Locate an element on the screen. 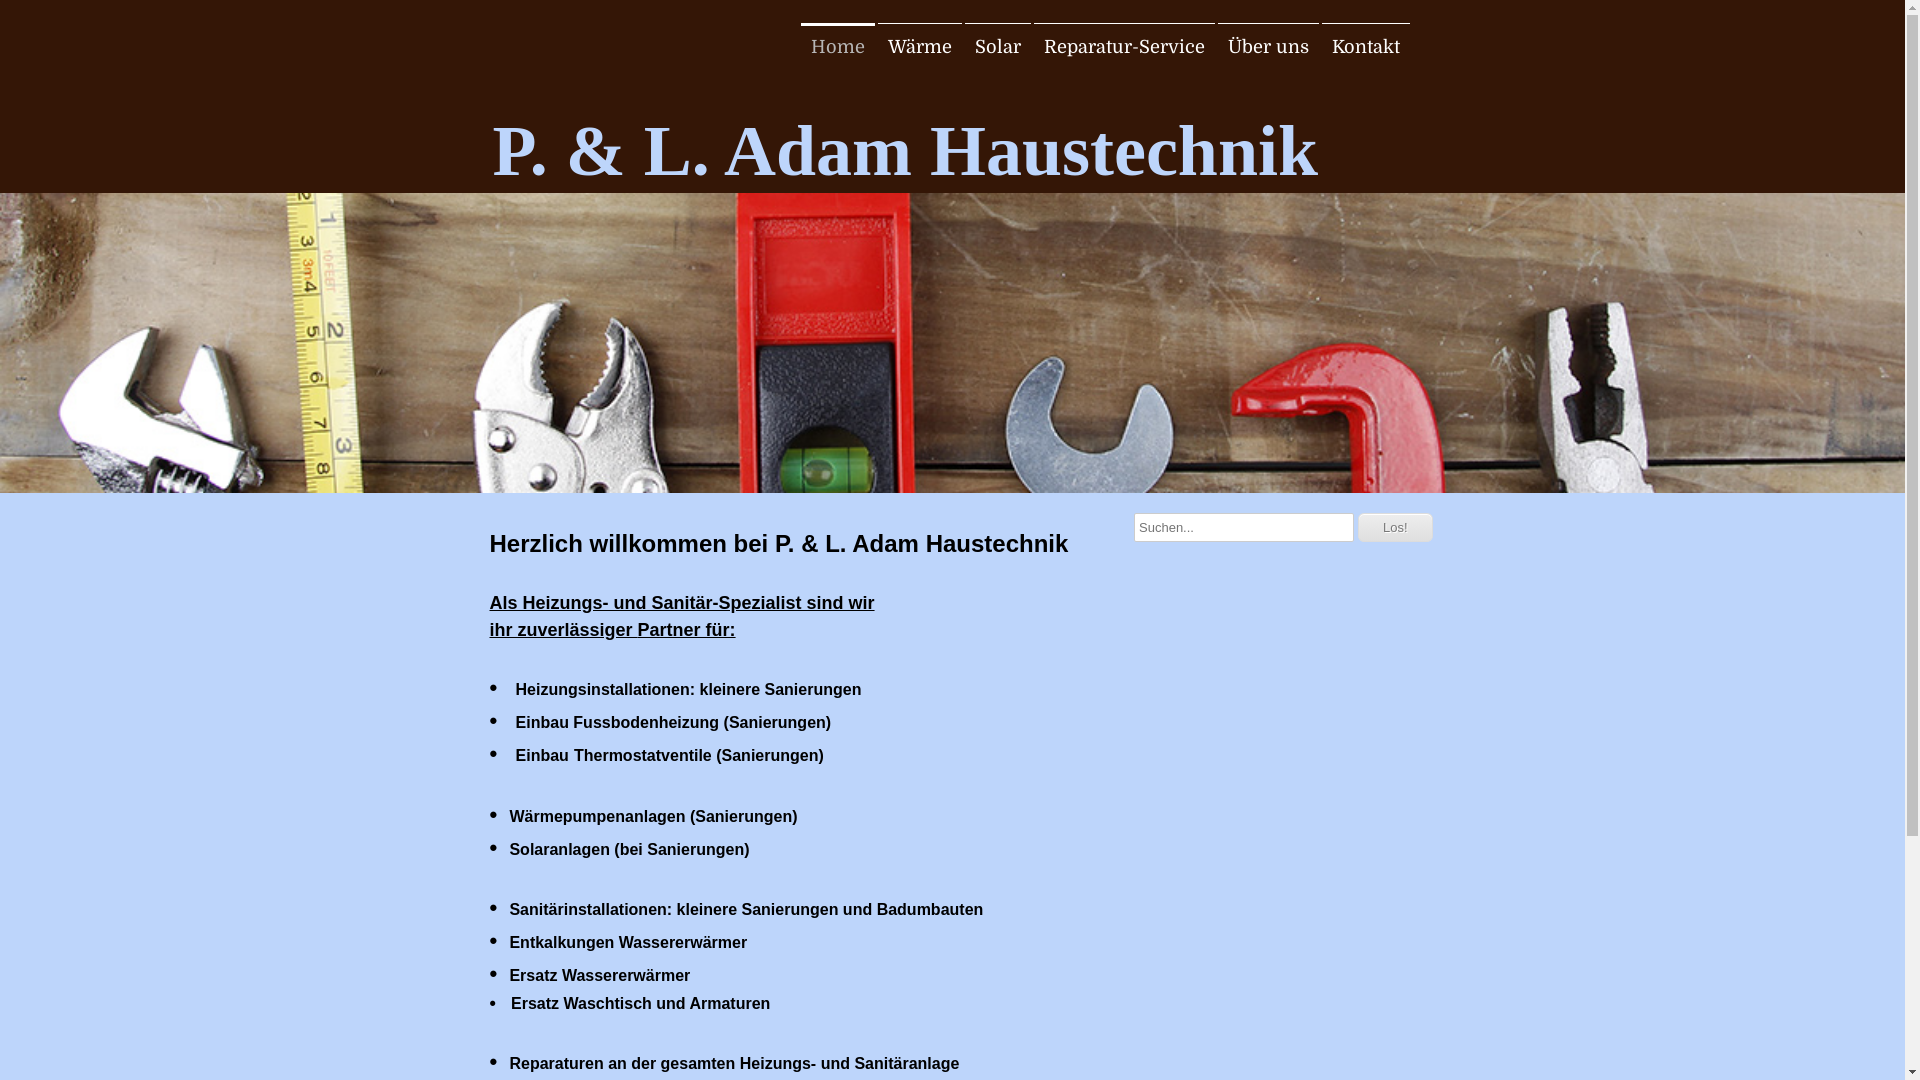 The height and width of the screenshot is (1080, 1920). 'Reparatur-Service' is located at coordinates (1124, 45).